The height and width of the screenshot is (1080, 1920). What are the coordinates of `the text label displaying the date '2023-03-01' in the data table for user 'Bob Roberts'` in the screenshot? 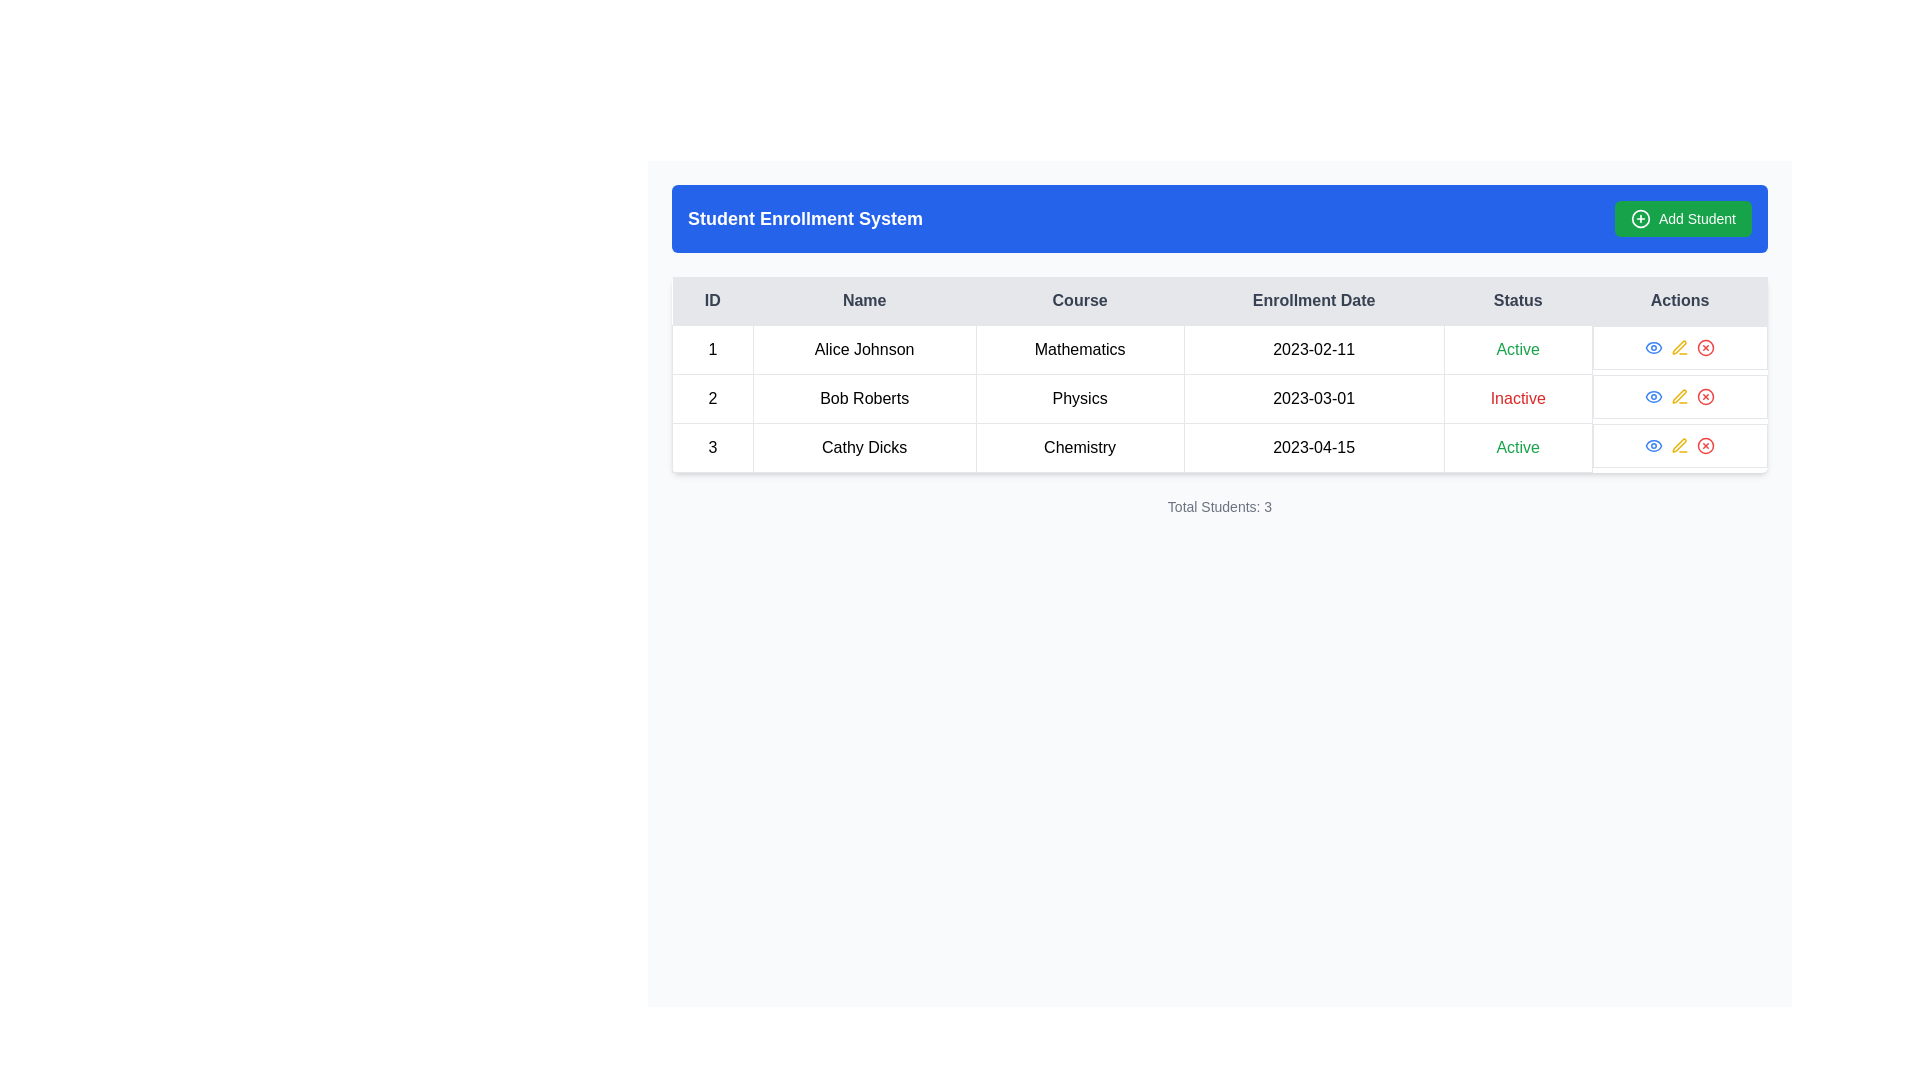 It's located at (1314, 398).